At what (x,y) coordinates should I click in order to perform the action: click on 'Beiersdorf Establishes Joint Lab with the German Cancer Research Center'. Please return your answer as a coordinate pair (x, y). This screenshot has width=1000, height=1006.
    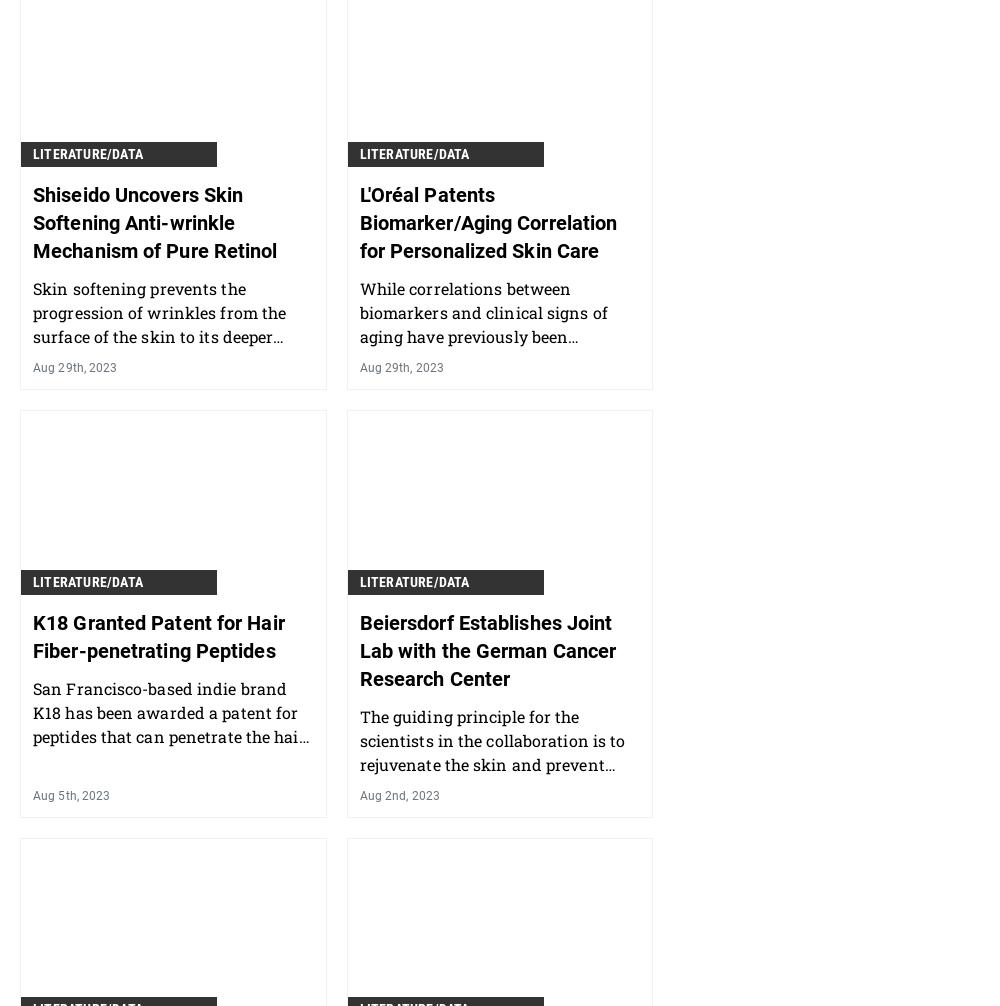
    Looking at the image, I should click on (358, 649).